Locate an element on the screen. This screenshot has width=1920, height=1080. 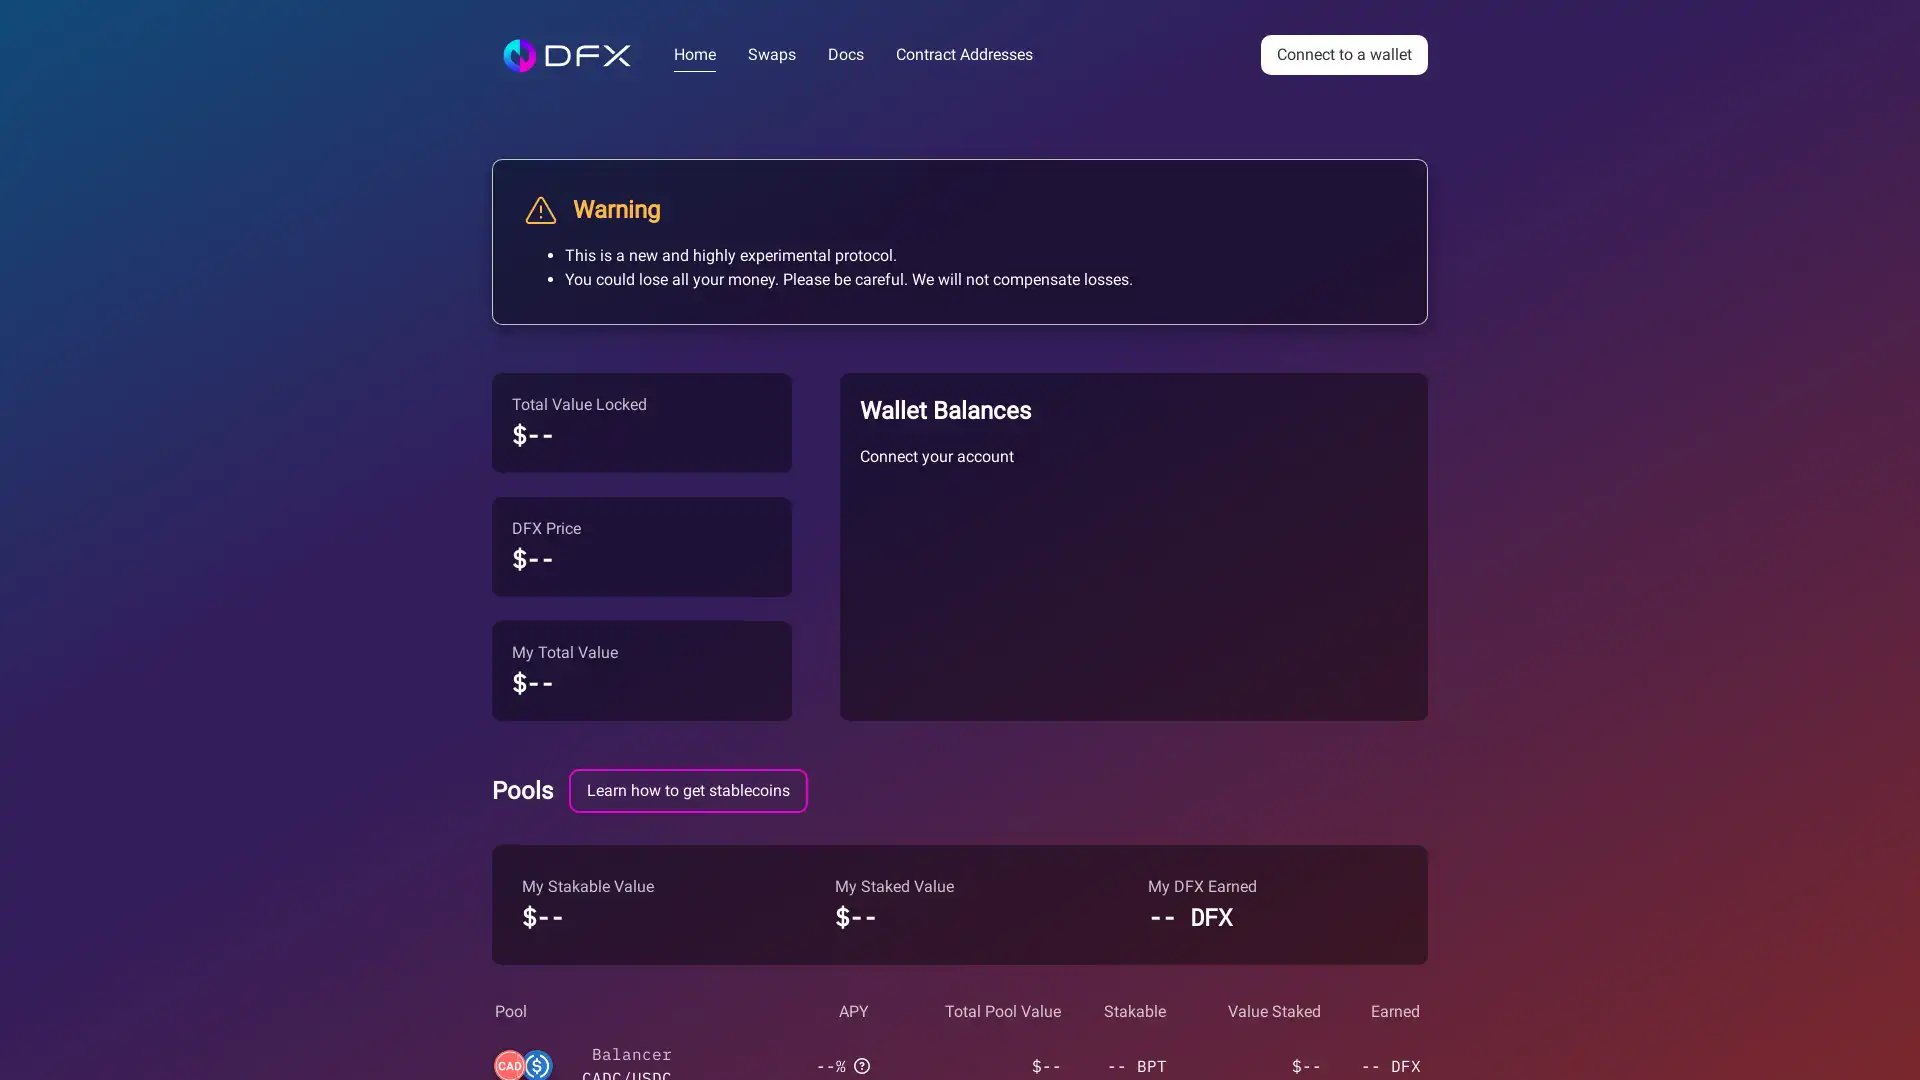
Learn how to get stablecoins is located at coordinates (688, 789).